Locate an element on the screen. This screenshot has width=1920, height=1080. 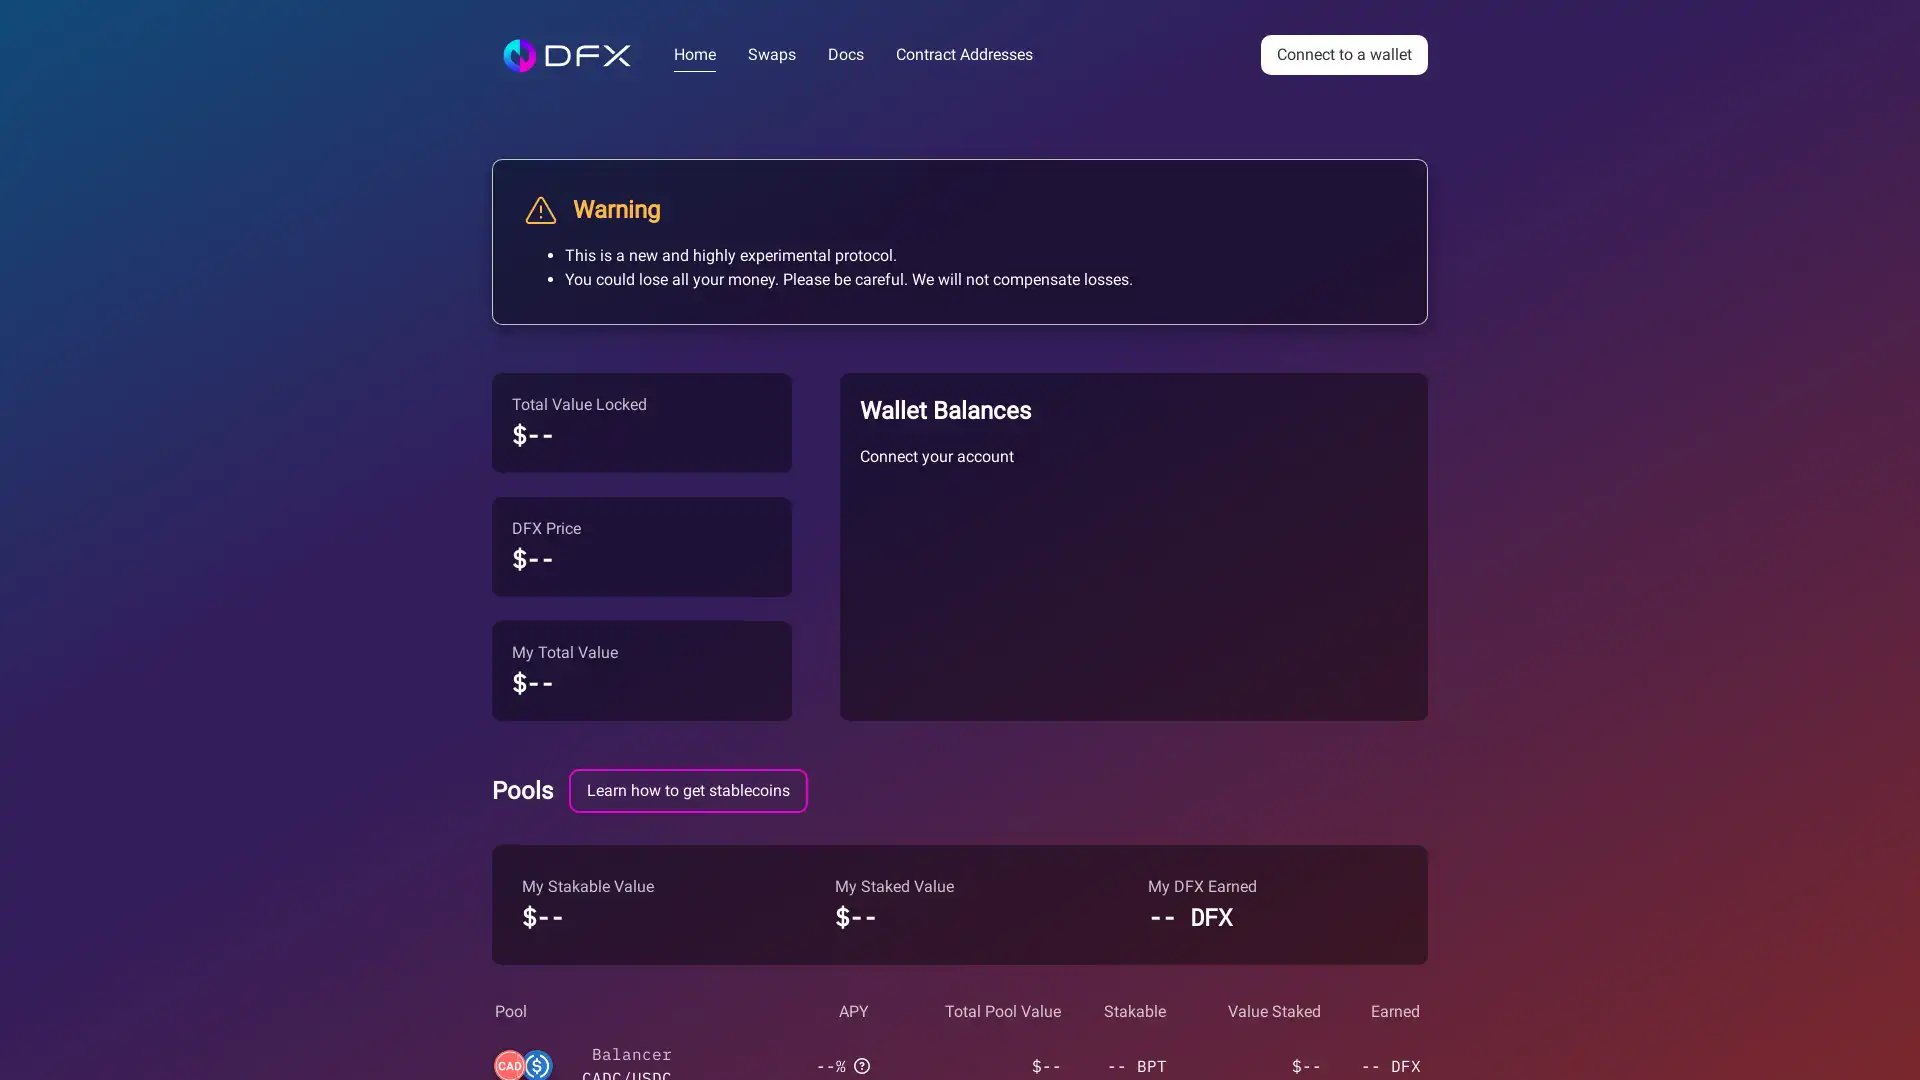
Learn how to get stablecoins is located at coordinates (688, 789).